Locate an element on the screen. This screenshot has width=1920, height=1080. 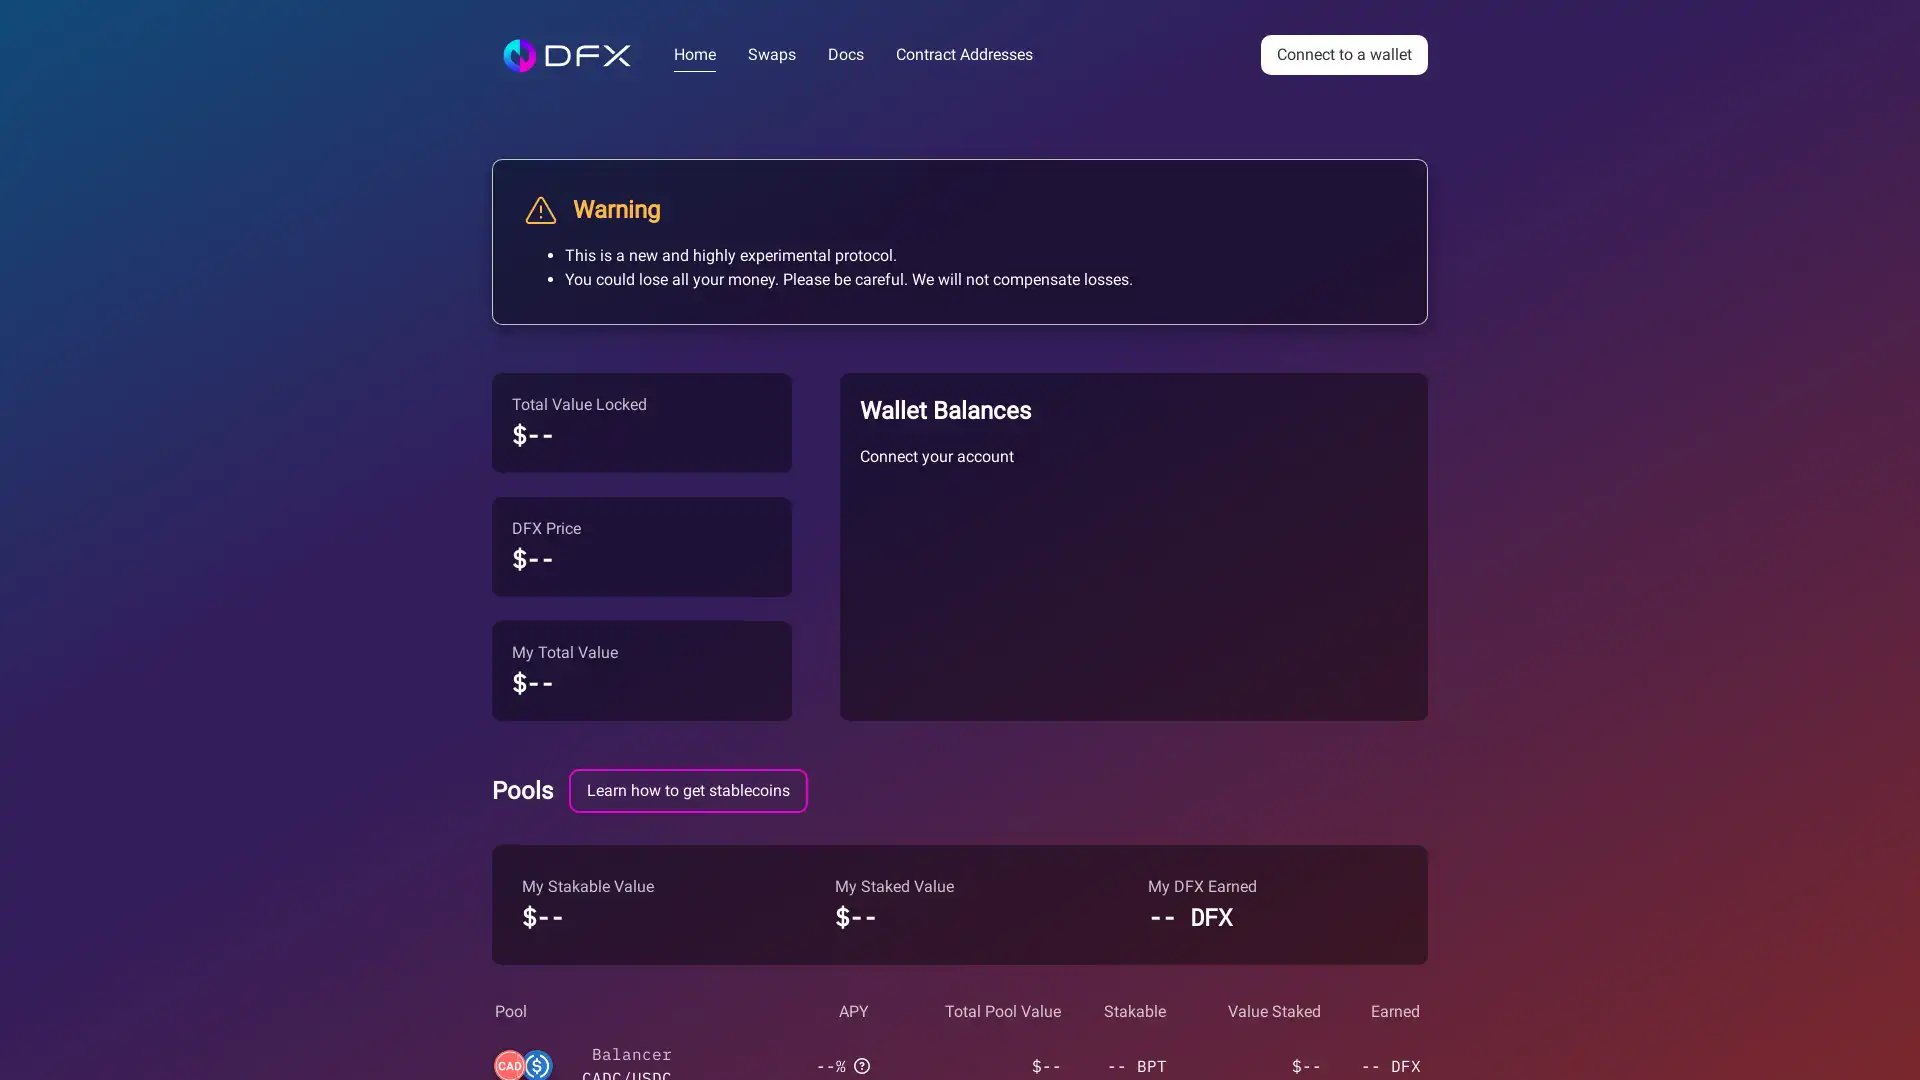
Learn how to get stablecoins is located at coordinates (688, 789).